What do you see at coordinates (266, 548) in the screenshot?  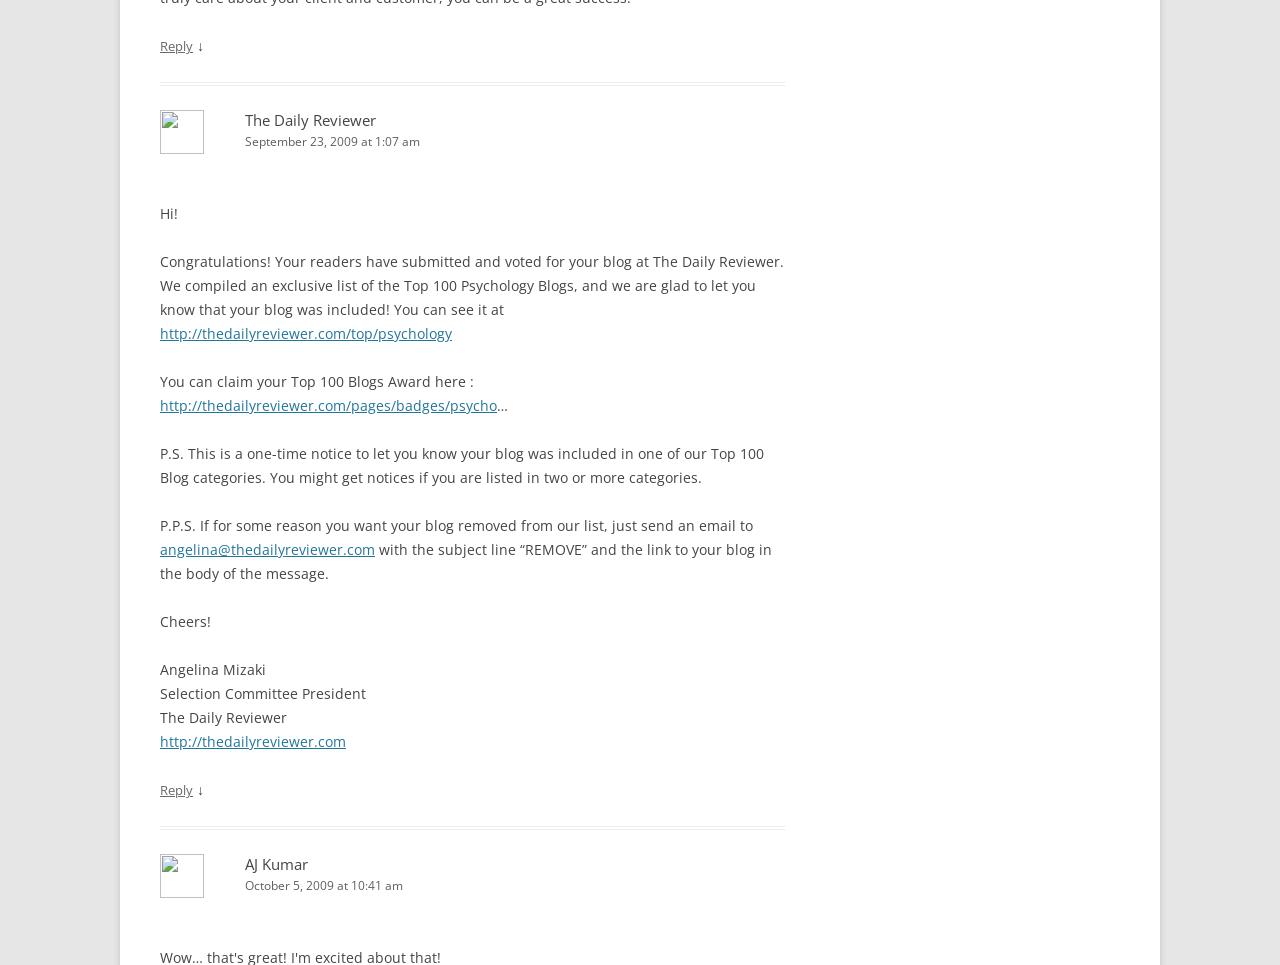 I see `'angelina@thedailyreviewer.com'` at bounding box center [266, 548].